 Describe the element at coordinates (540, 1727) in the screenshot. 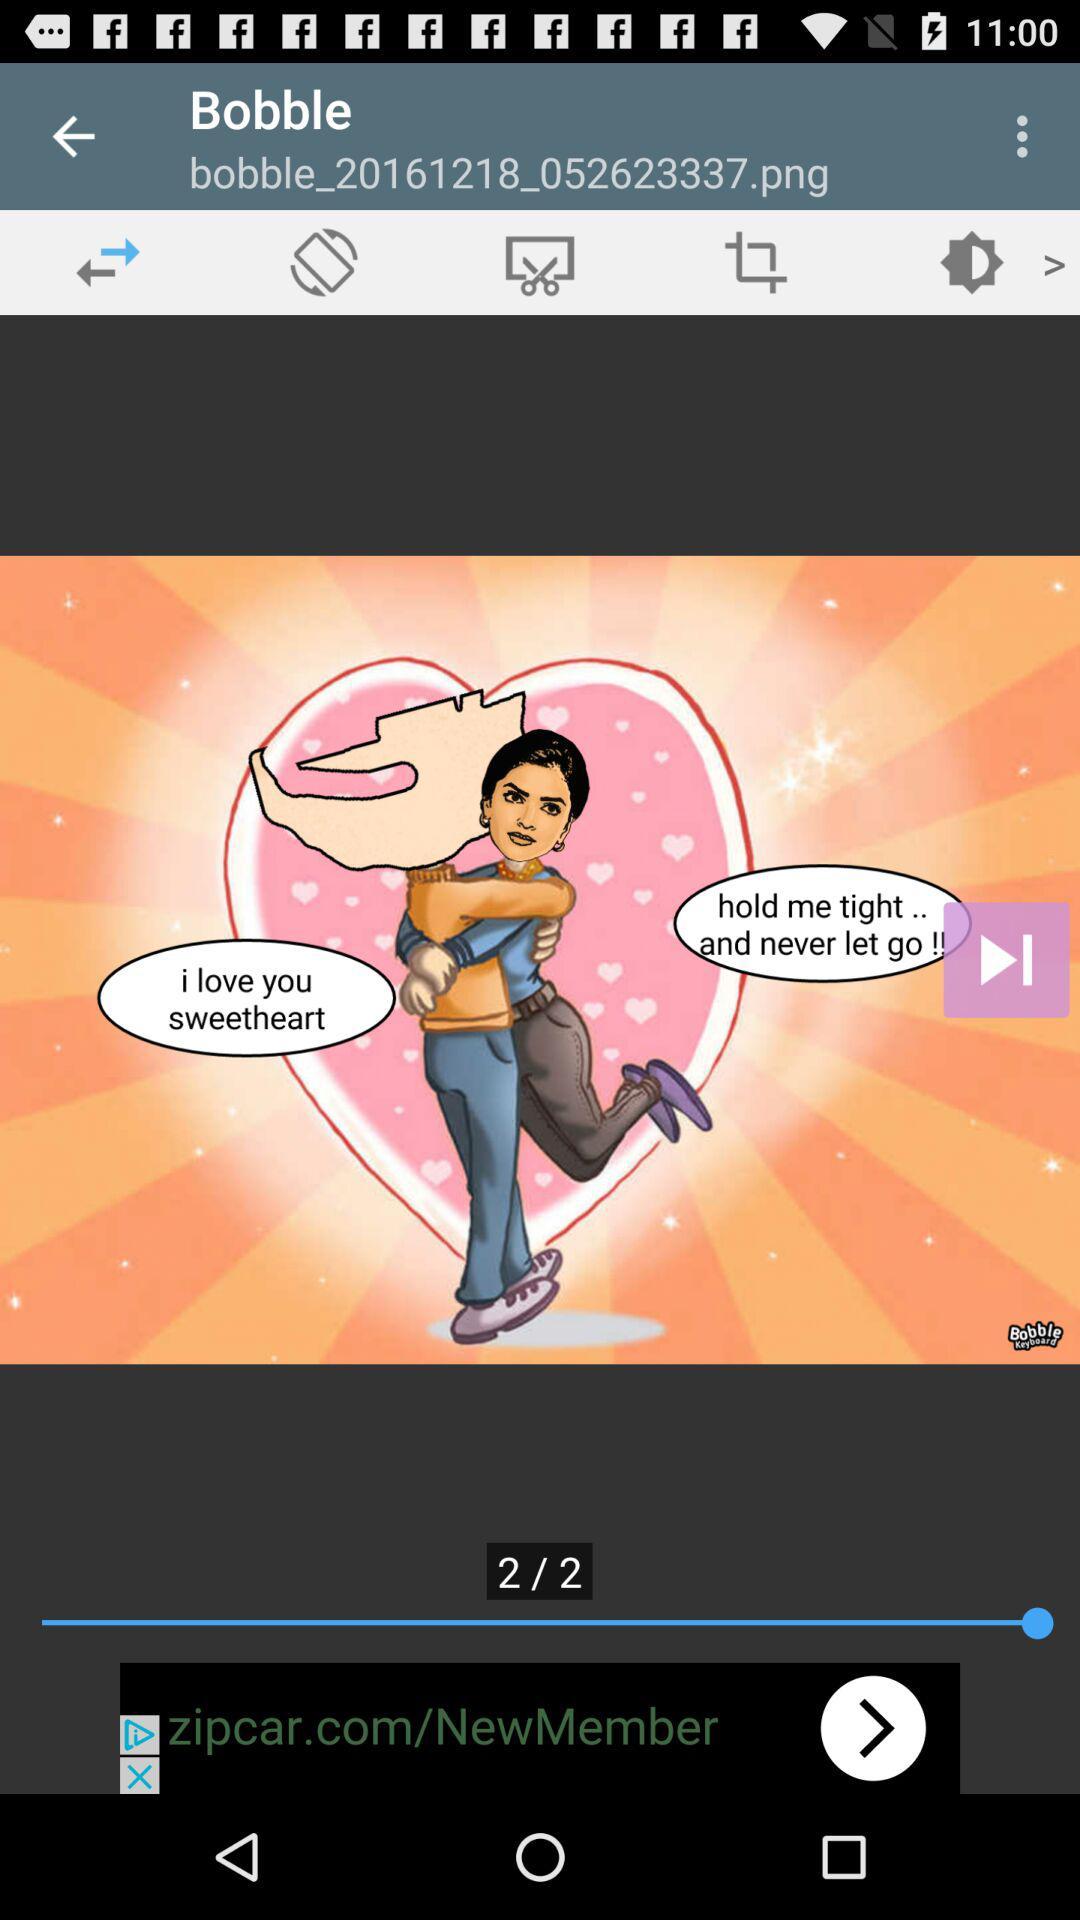

I see `advertisiment advertisement` at that location.